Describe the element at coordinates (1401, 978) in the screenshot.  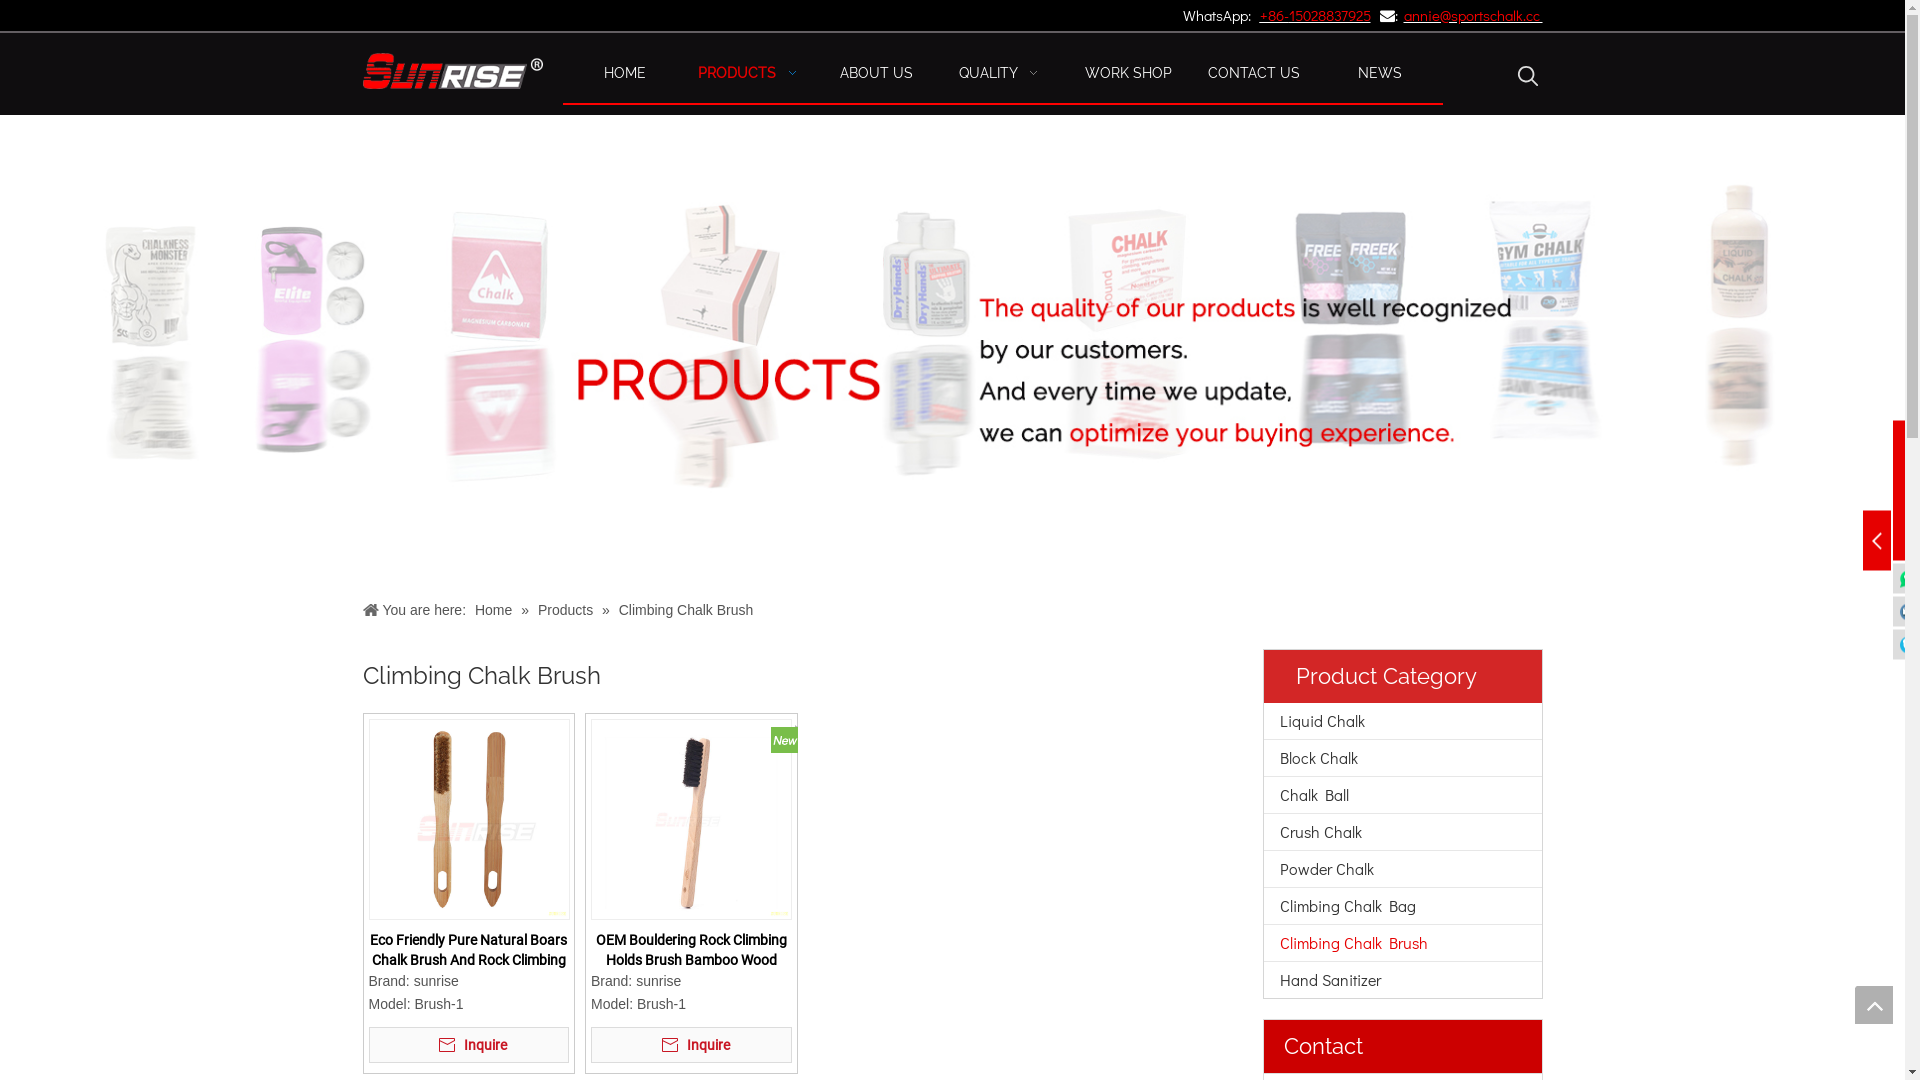
I see `'Hand Sanitizer'` at that location.